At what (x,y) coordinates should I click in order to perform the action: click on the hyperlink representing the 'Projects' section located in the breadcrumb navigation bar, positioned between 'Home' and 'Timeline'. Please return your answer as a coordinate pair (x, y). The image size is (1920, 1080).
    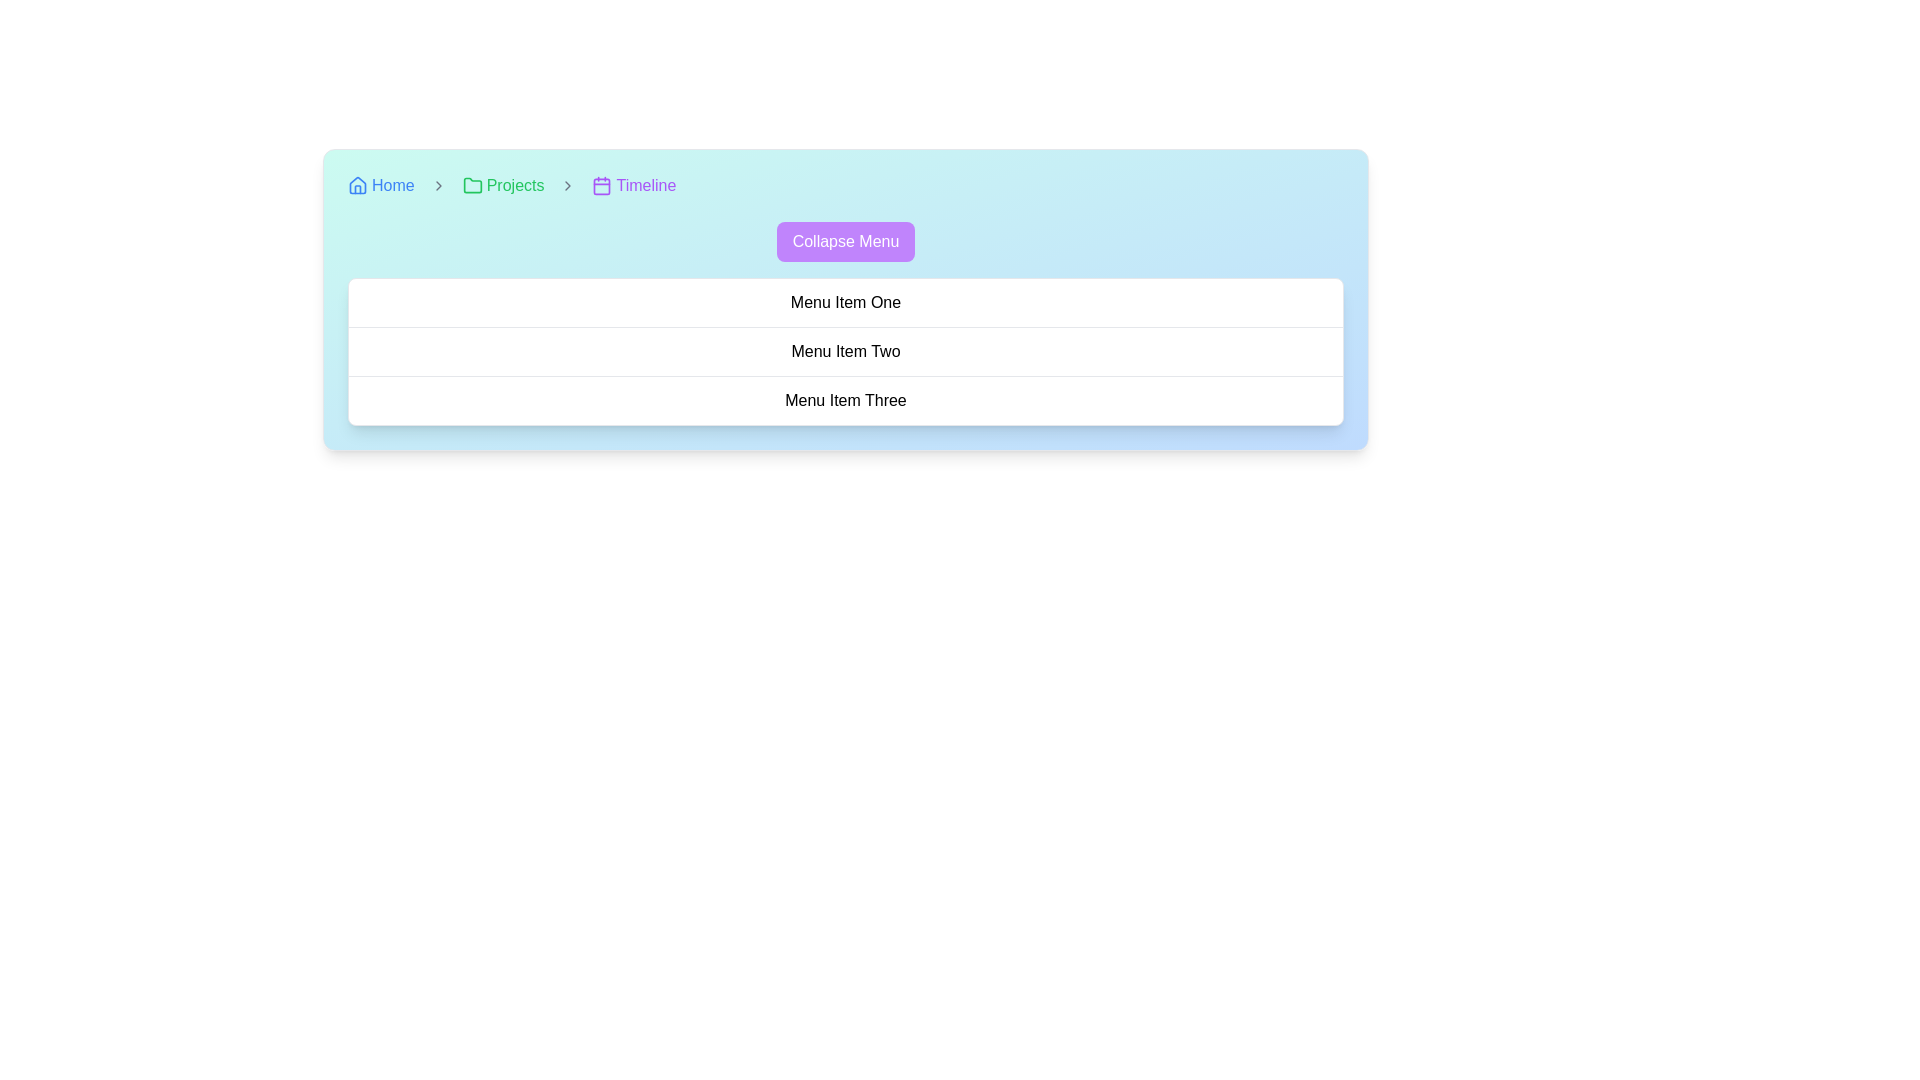
    Looking at the image, I should click on (503, 185).